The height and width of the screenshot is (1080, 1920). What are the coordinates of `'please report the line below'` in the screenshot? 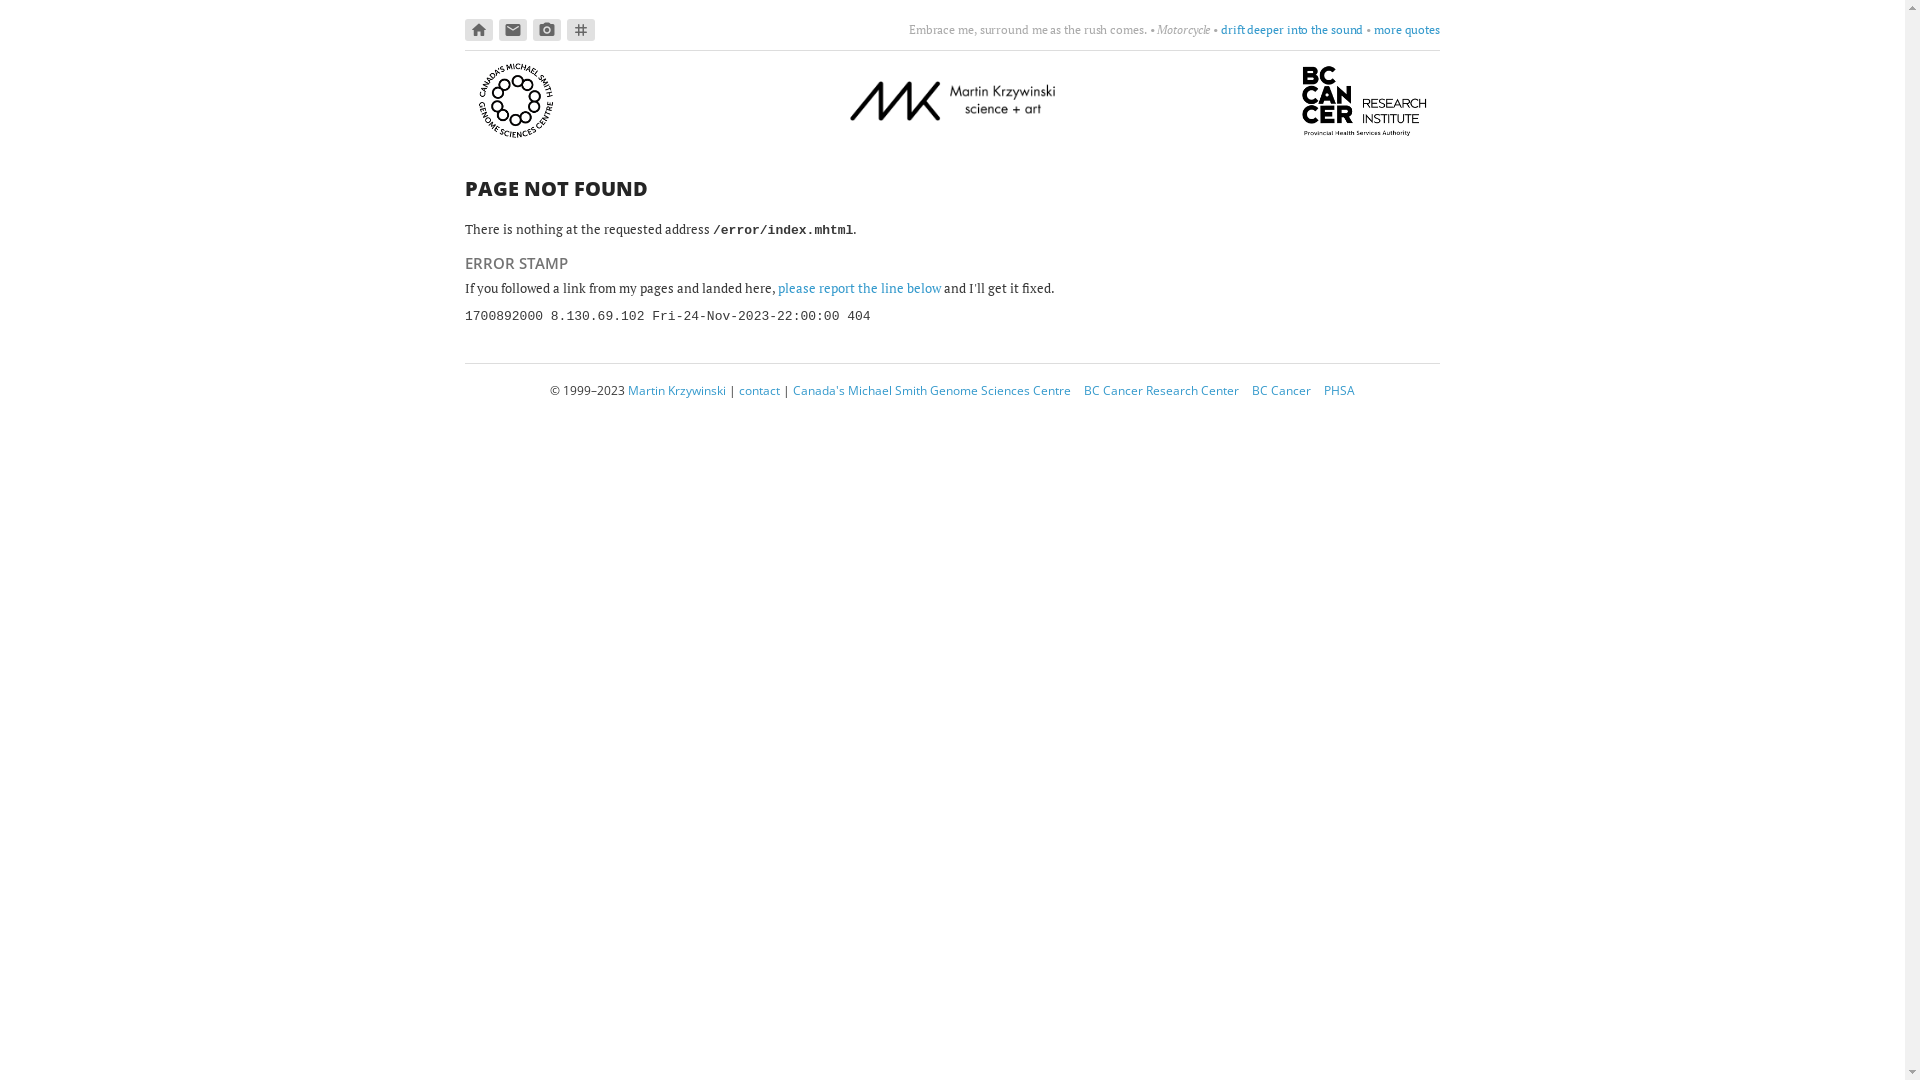 It's located at (776, 288).